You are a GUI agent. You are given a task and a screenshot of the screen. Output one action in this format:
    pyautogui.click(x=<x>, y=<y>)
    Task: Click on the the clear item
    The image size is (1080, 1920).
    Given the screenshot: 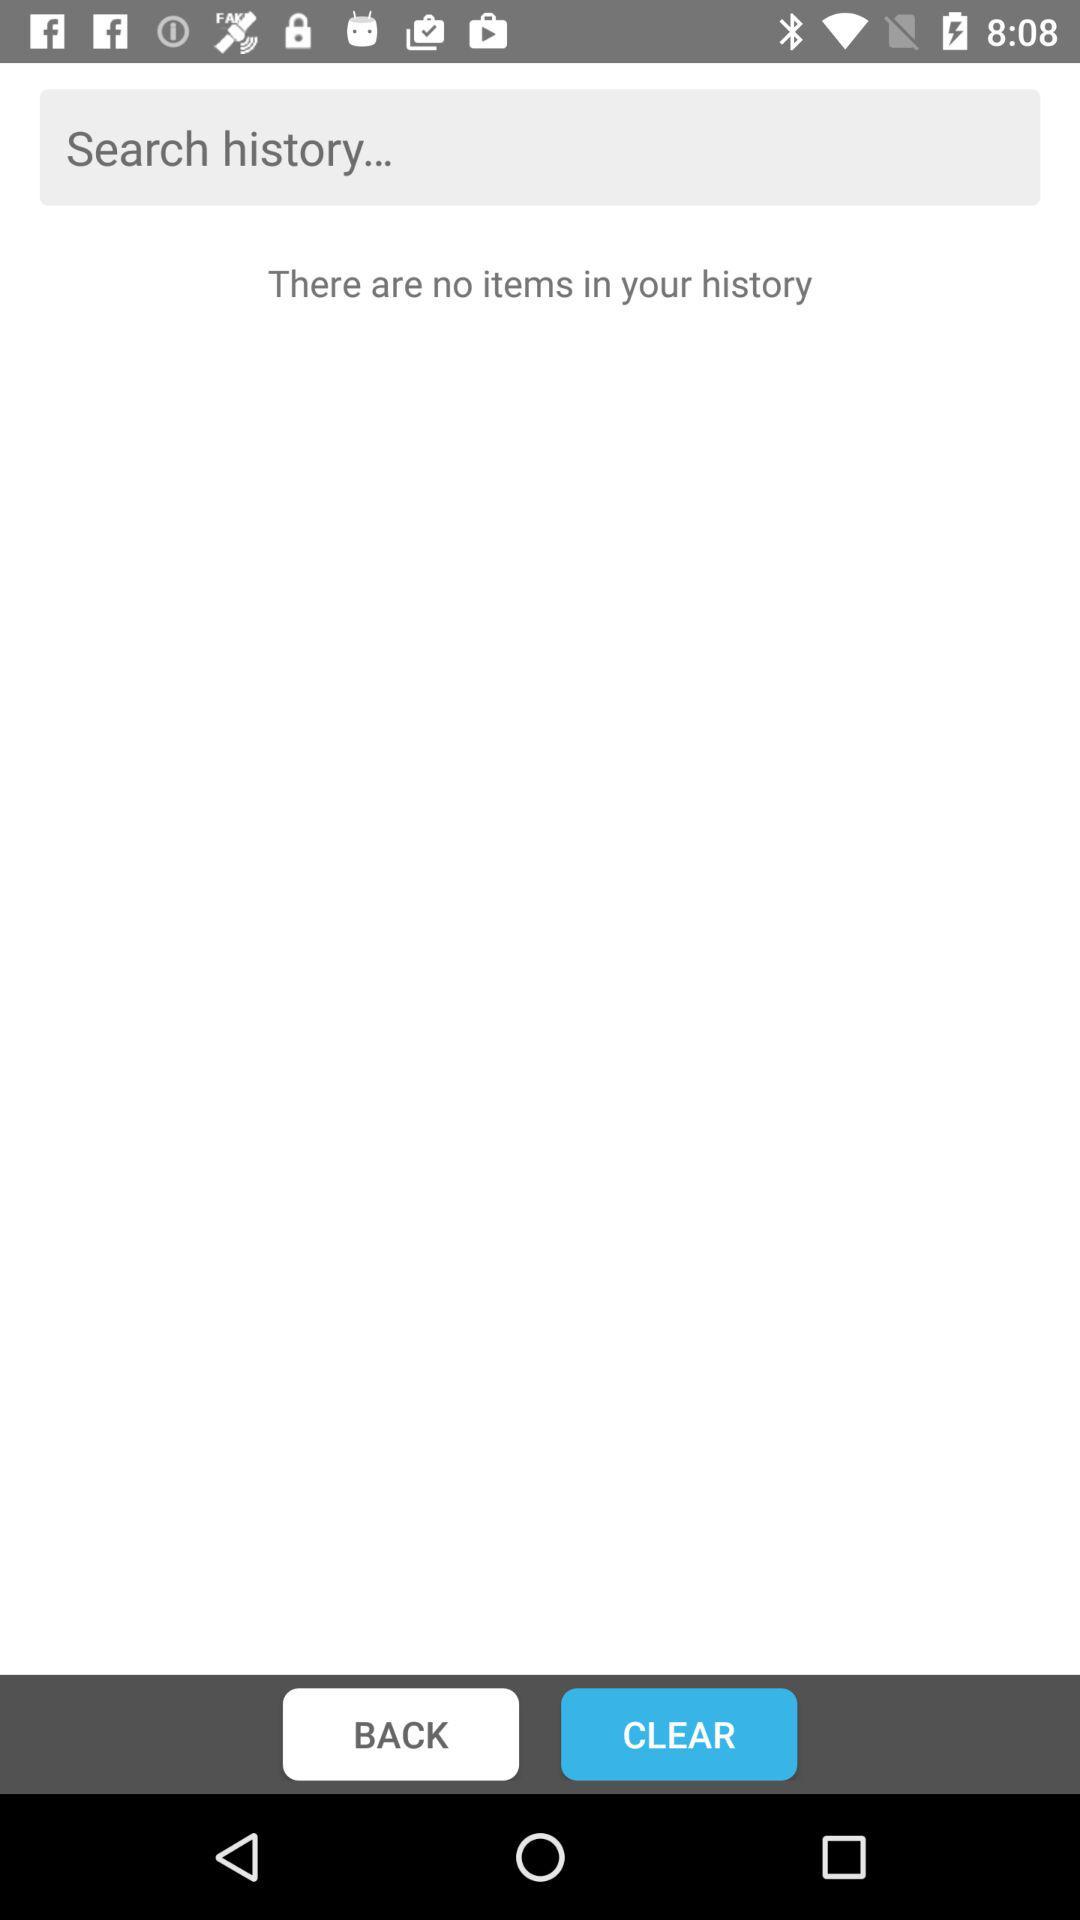 What is the action you would take?
    pyautogui.click(x=678, y=1733)
    